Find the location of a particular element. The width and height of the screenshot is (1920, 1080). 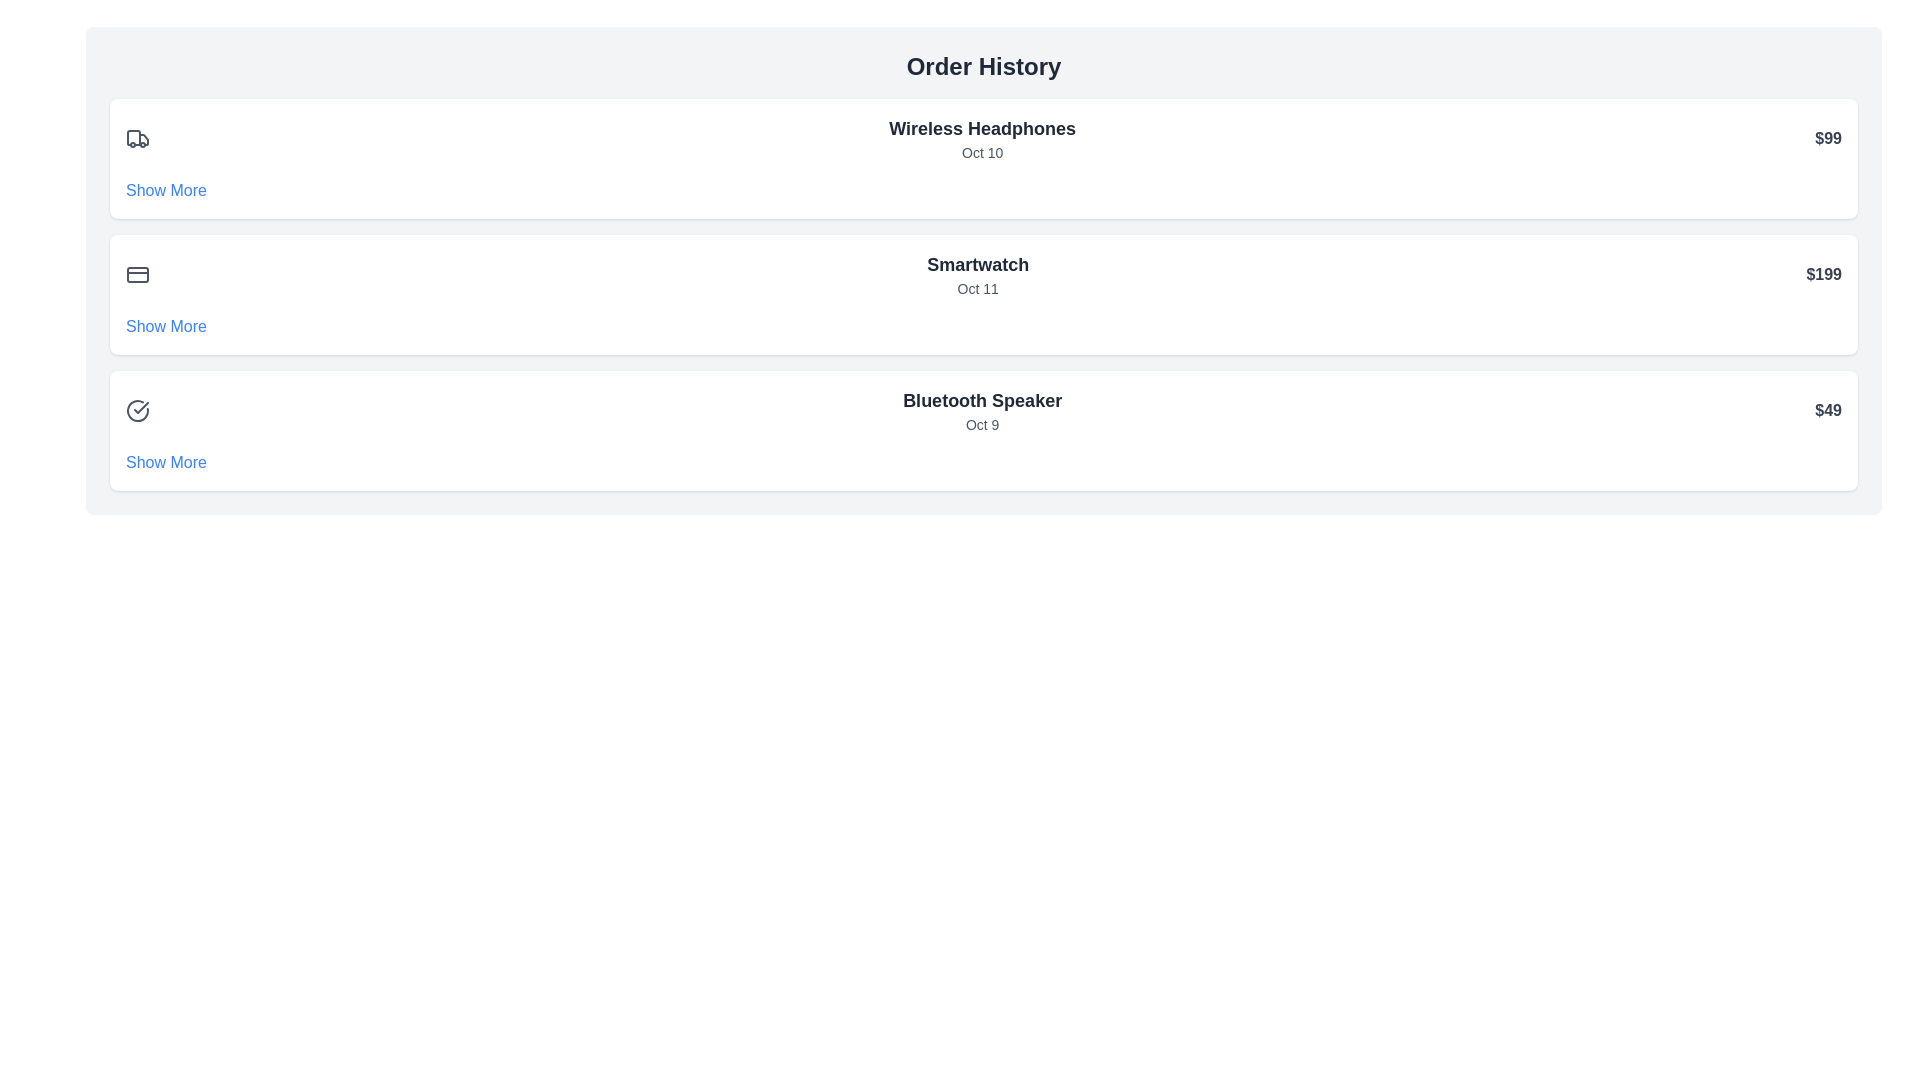

text label displaying '$99' in bold gray font, which is positioned at the top-right of the list item for 'Wireless Headphones' is located at coordinates (1828, 137).